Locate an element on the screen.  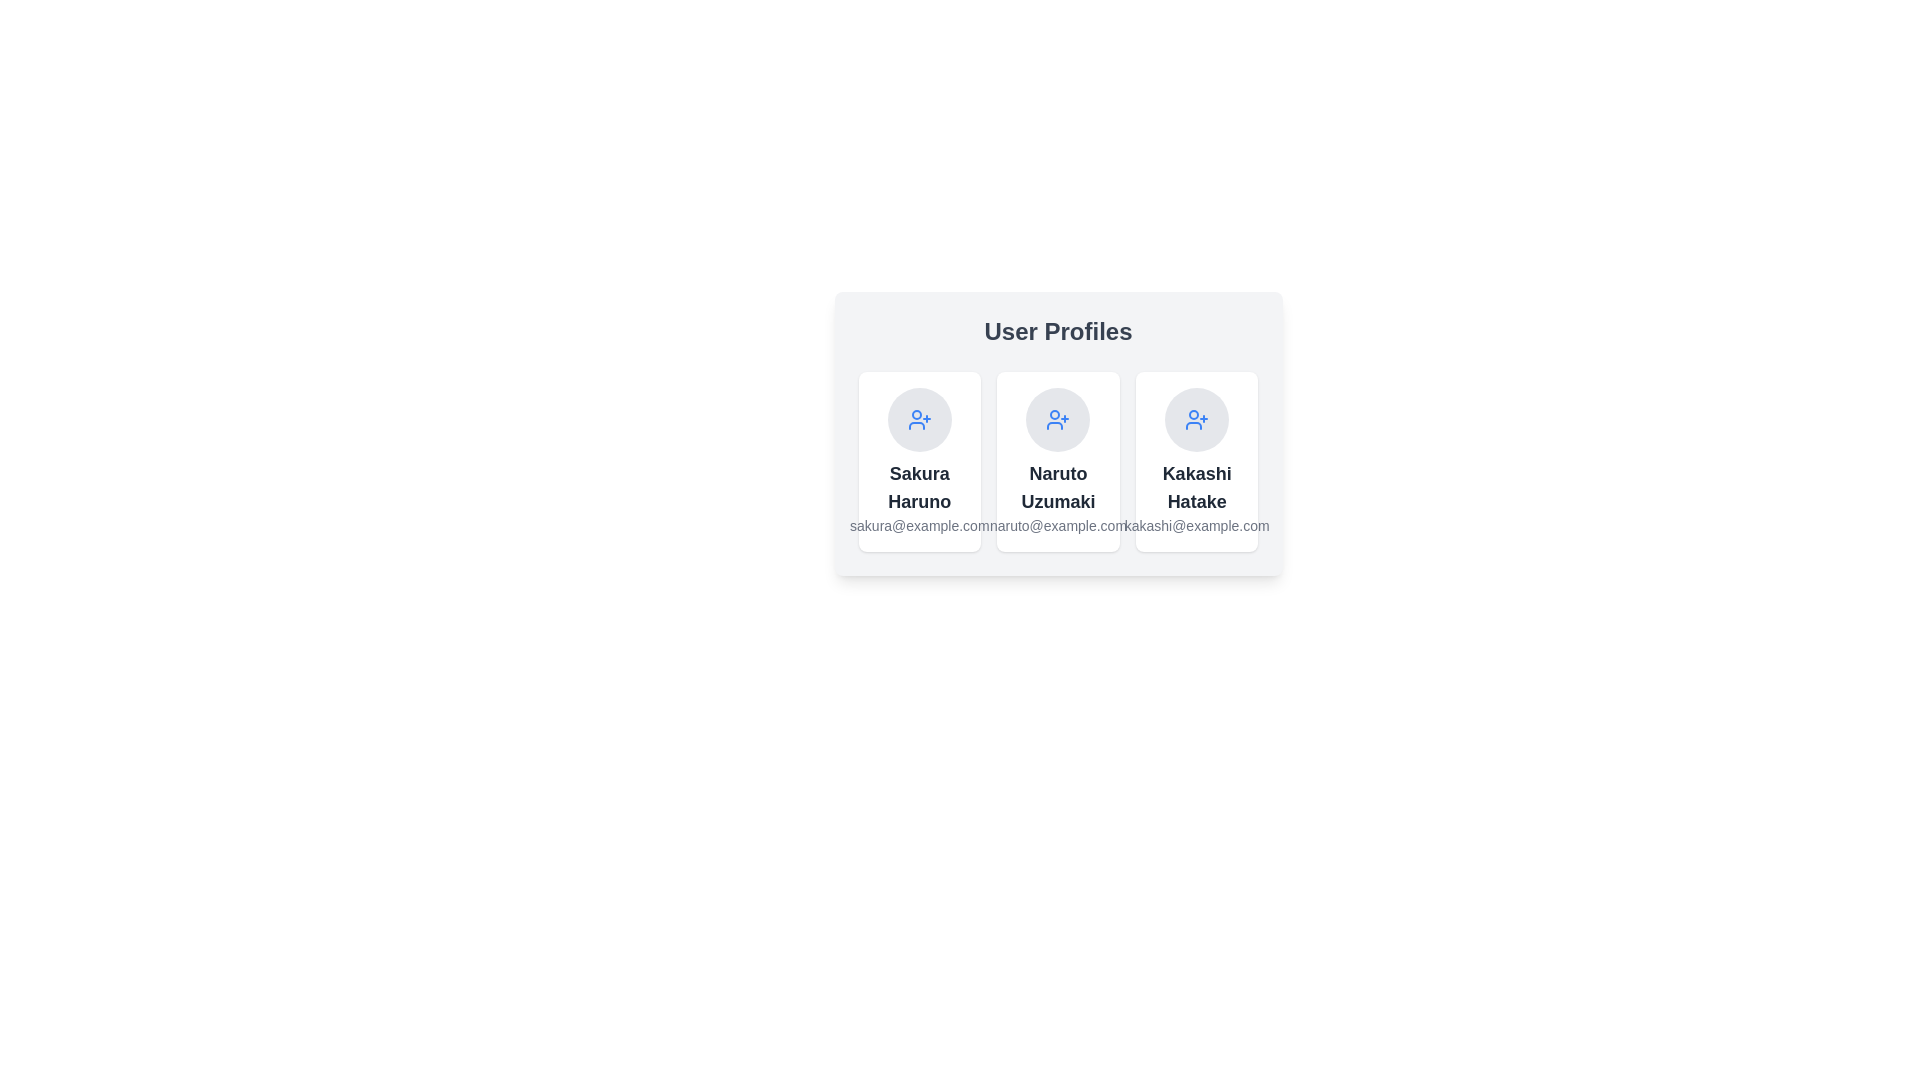
the blue circular user silhouette icon with a plus symbol in the third user profile card in the 'User Profiles' section, which is positioned above the name 'Kakashi Hatake' is located at coordinates (1197, 419).